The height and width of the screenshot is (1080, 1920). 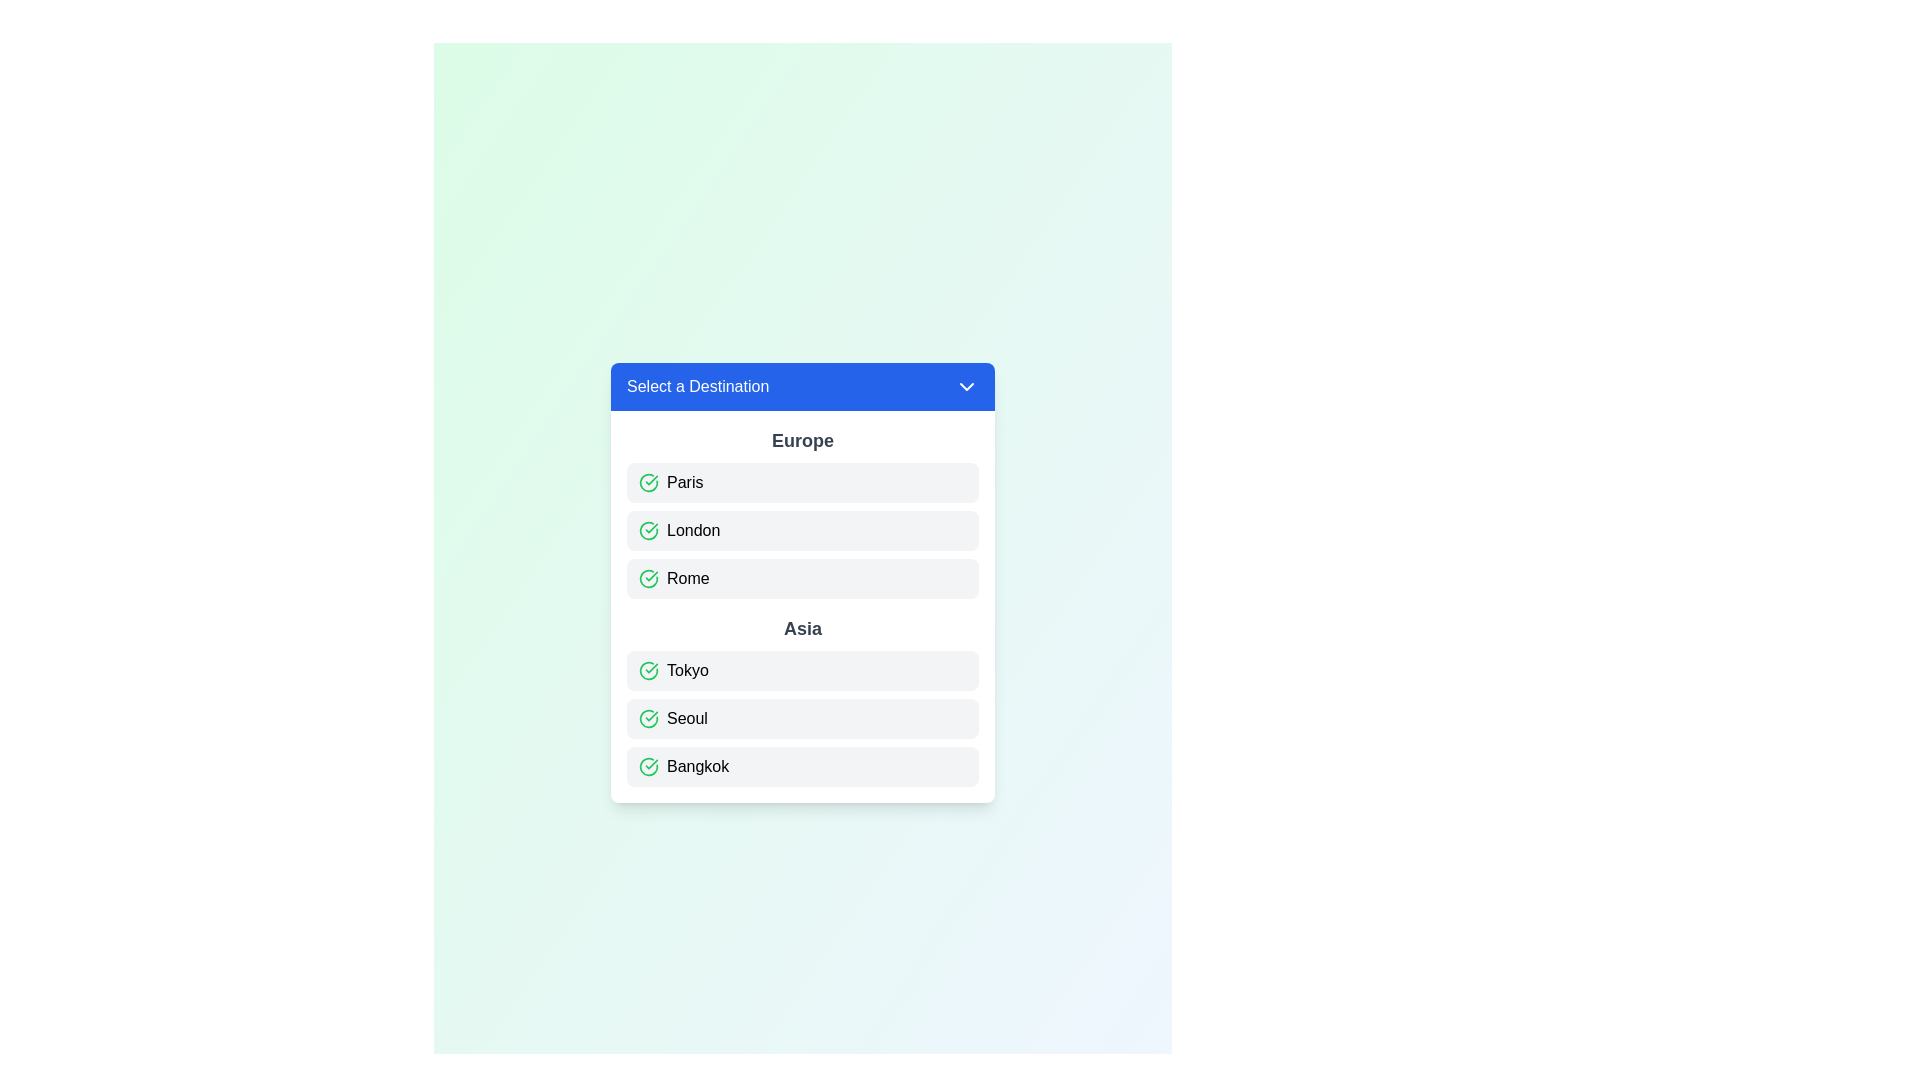 I want to click on the Text label representing a destination item in the list under the 'Asia' category, so click(x=687, y=671).